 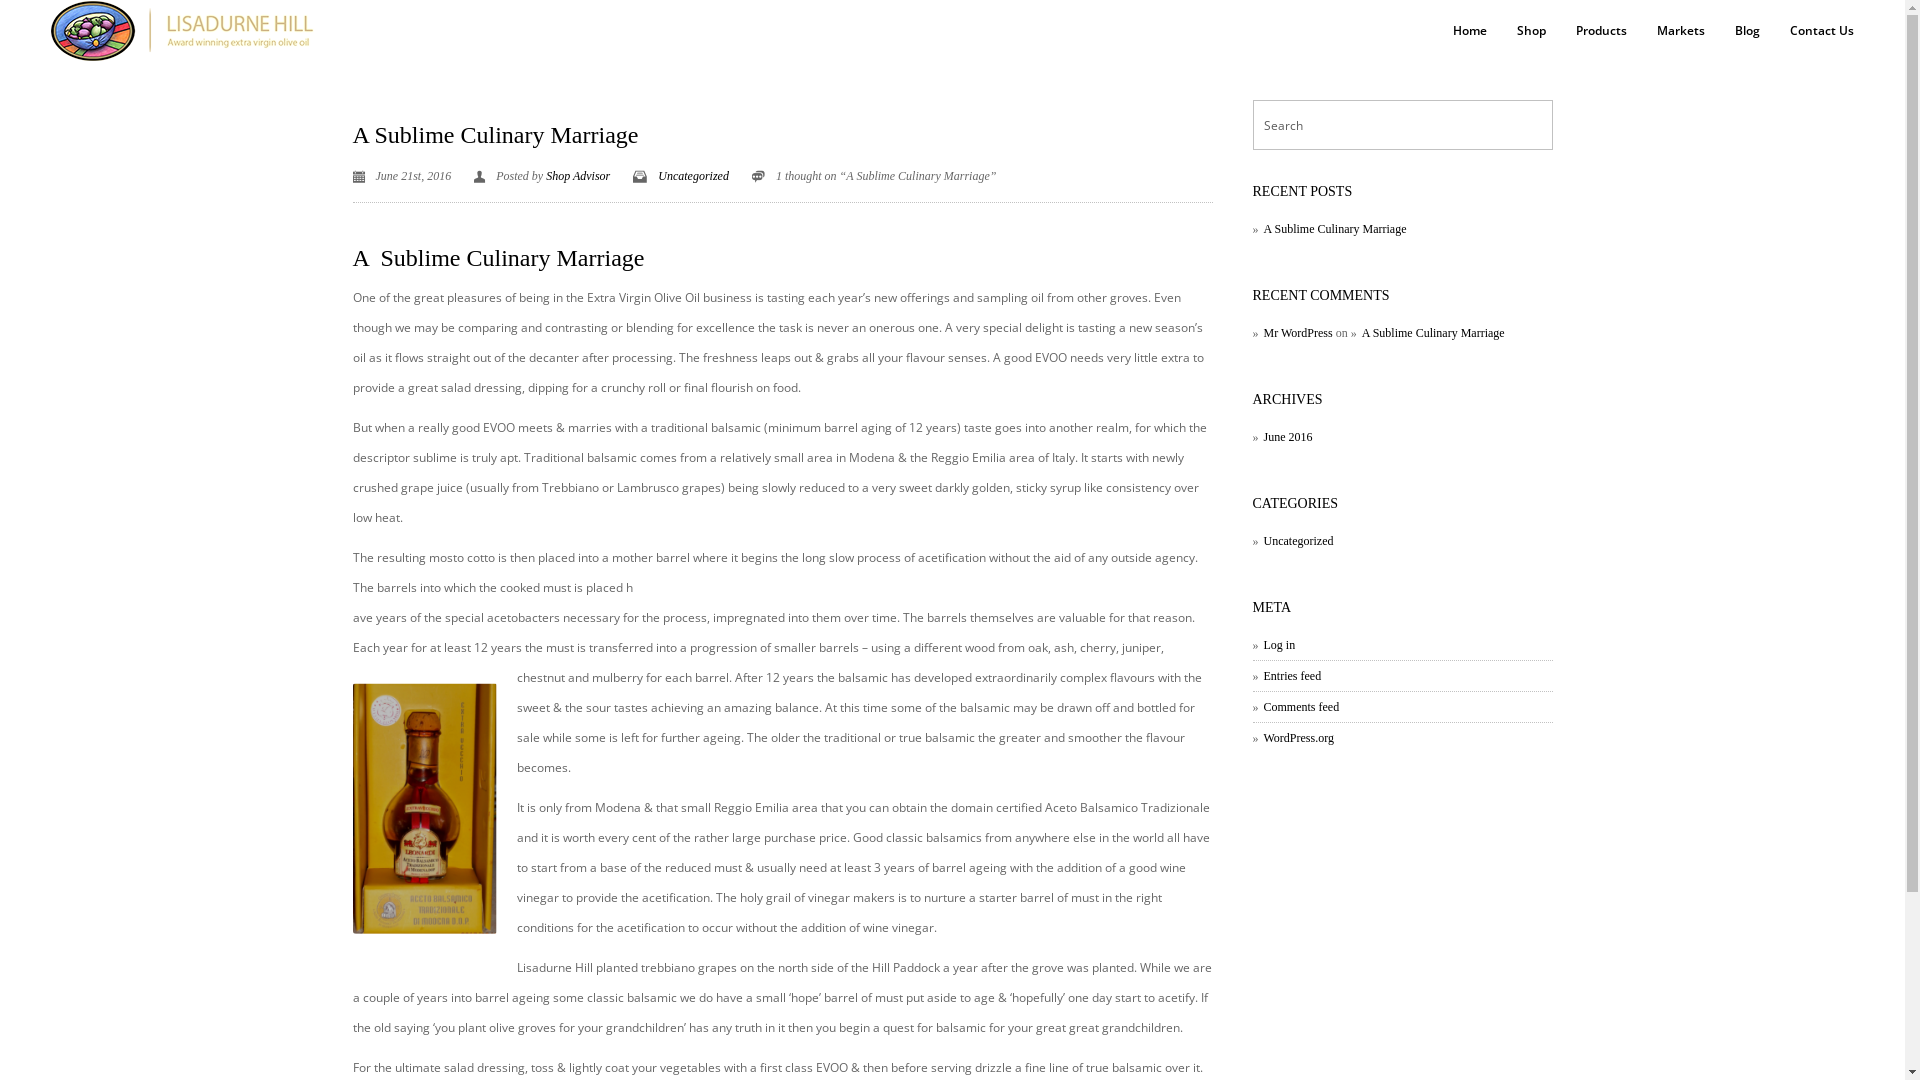 I want to click on 'Blog', so click(x=1746, y=30).